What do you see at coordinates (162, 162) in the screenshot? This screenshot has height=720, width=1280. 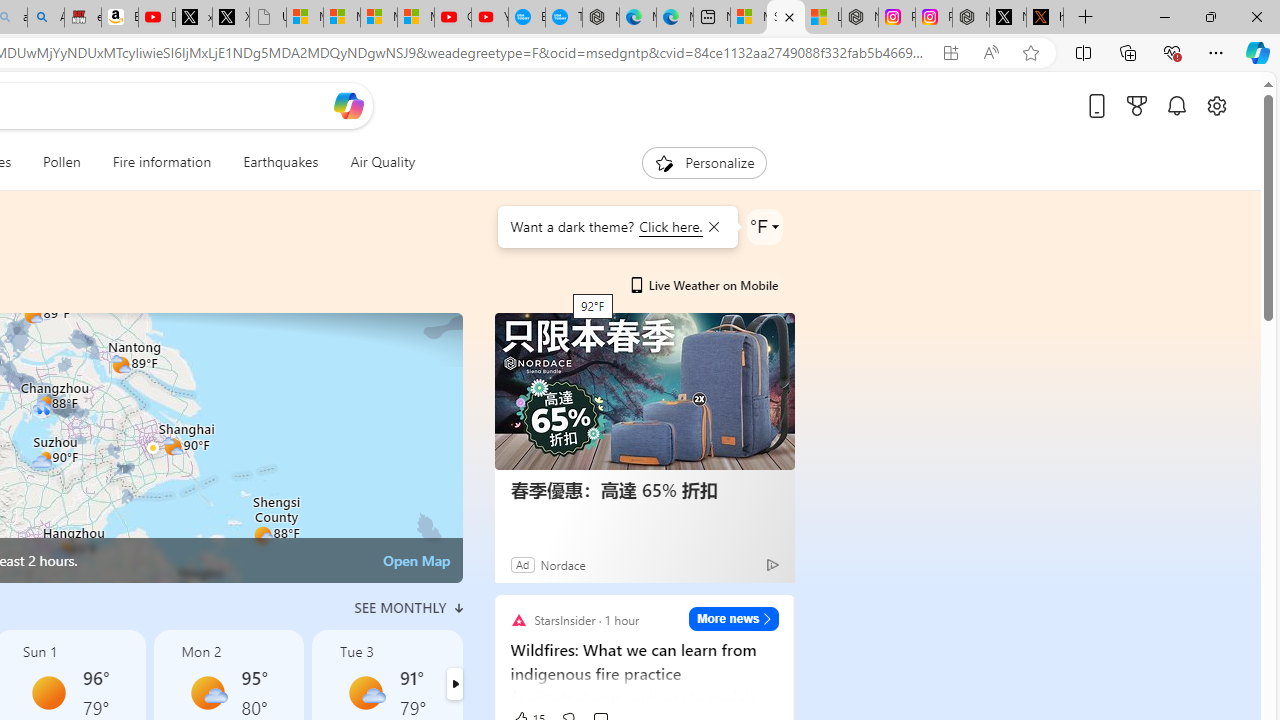 I see `'Fire information'` at bounding box center [162, 162].